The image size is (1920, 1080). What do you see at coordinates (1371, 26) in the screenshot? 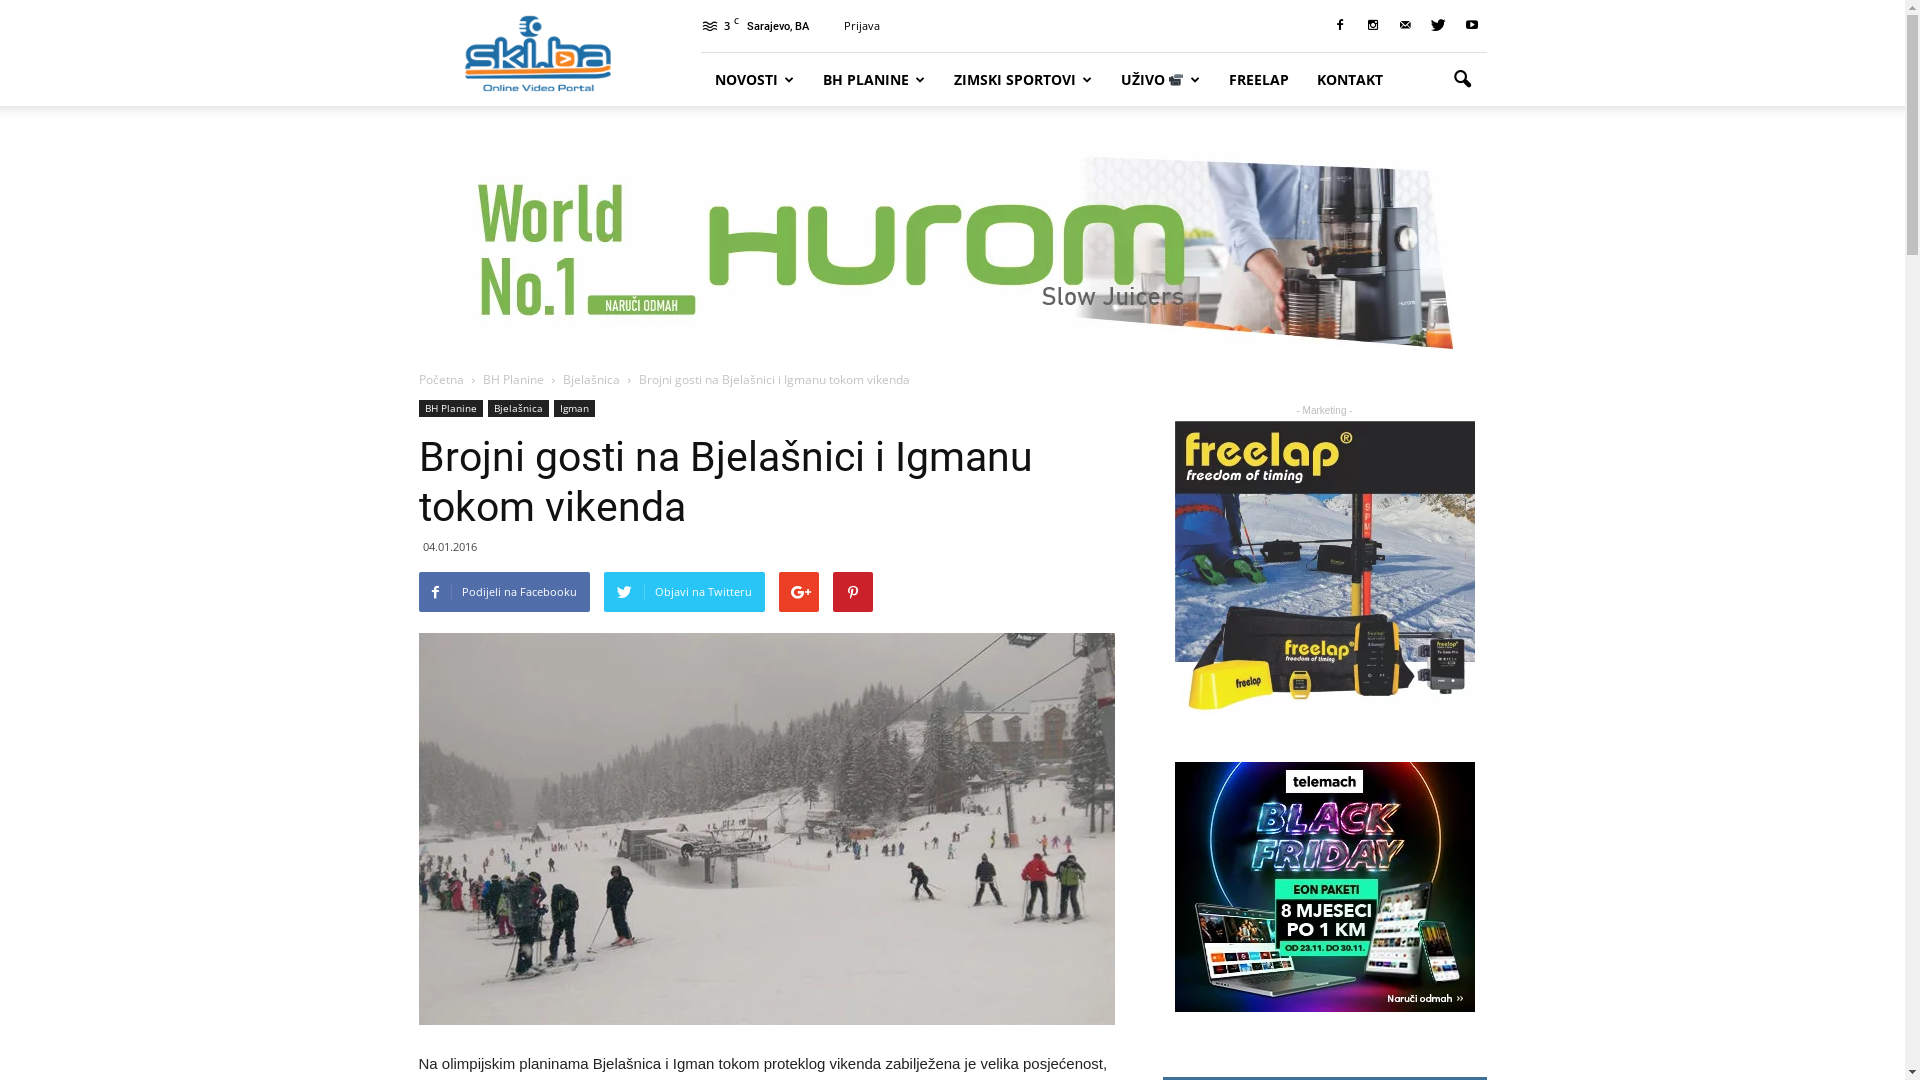
I see `'Instagram'` at bounding box center [1371, 26].